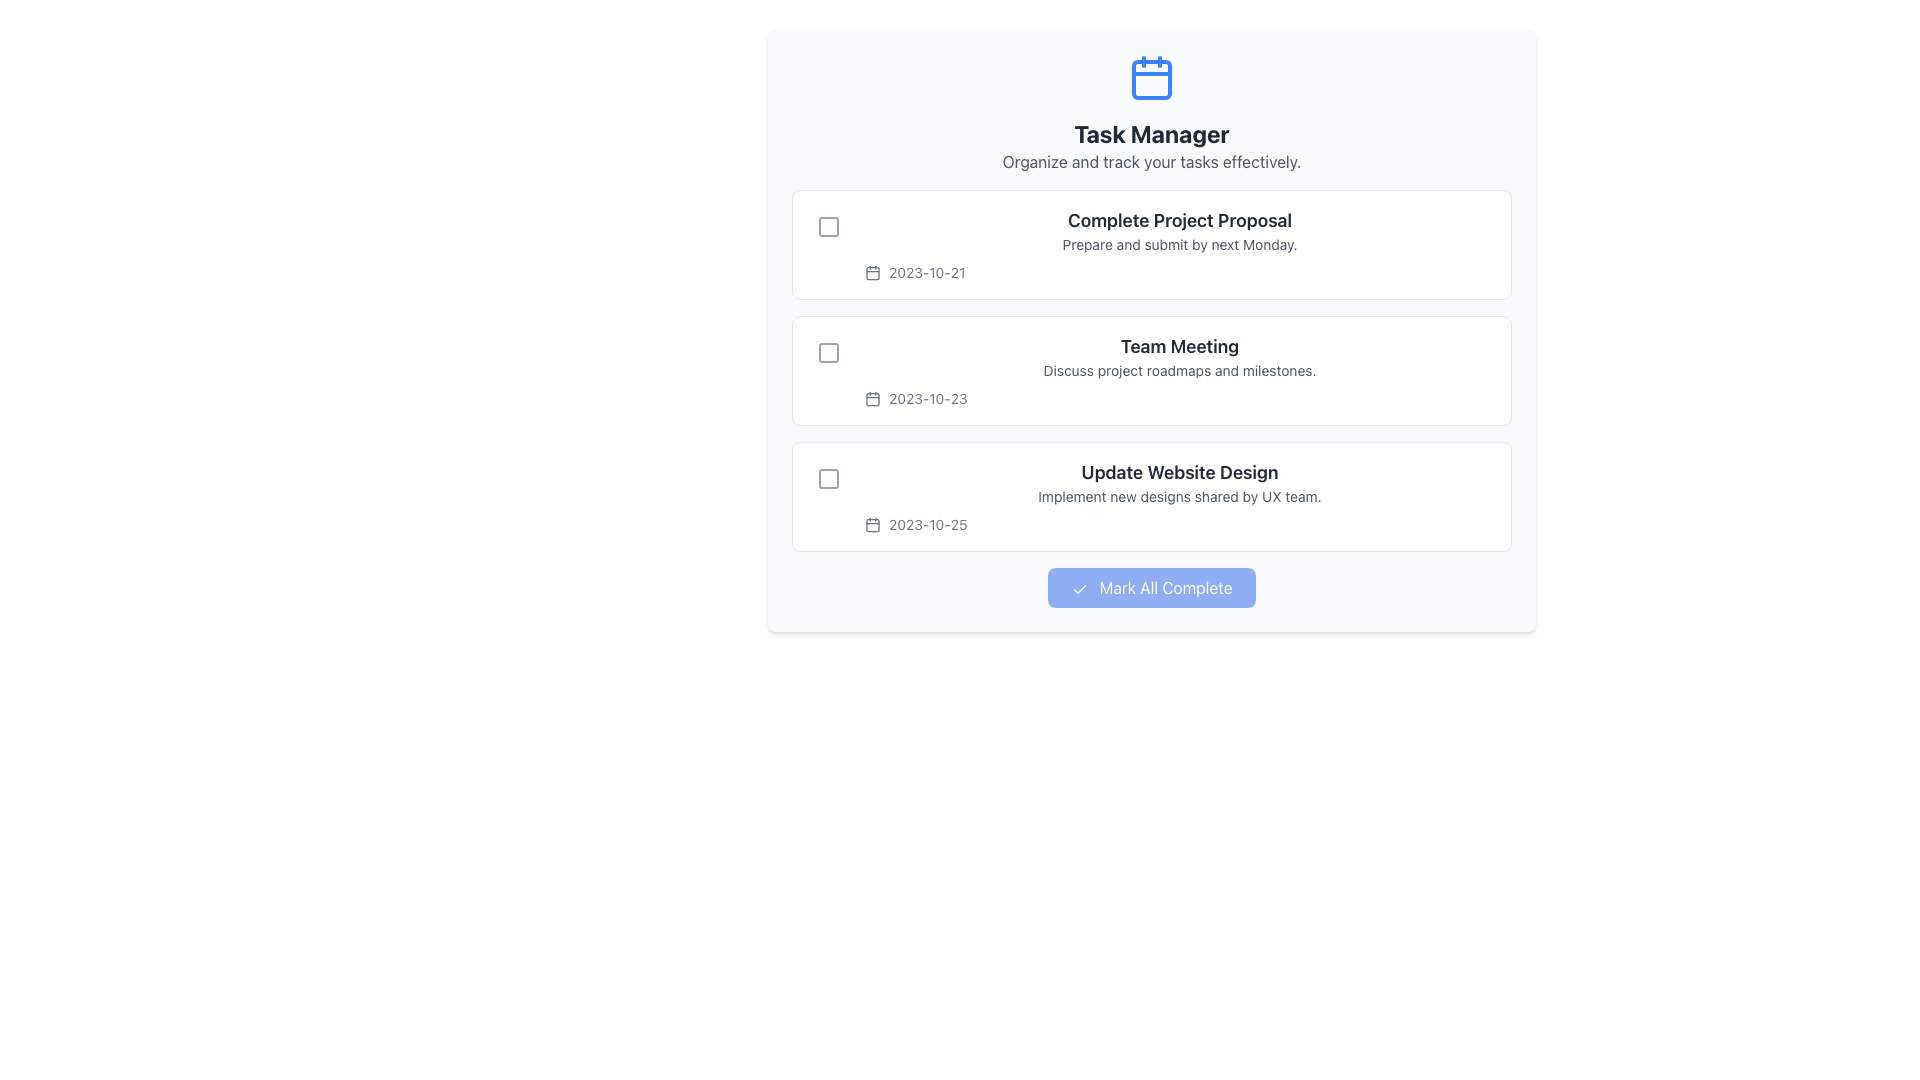 This screenshot has height=1080, width=1920. Describe the element at coordinates (1078, 588) in the screenshot. I see `the icon representing the action of marking tasks as complete, which is located inside the left segment of the button adjacent to the text 'Mark All Complete'` at that location.